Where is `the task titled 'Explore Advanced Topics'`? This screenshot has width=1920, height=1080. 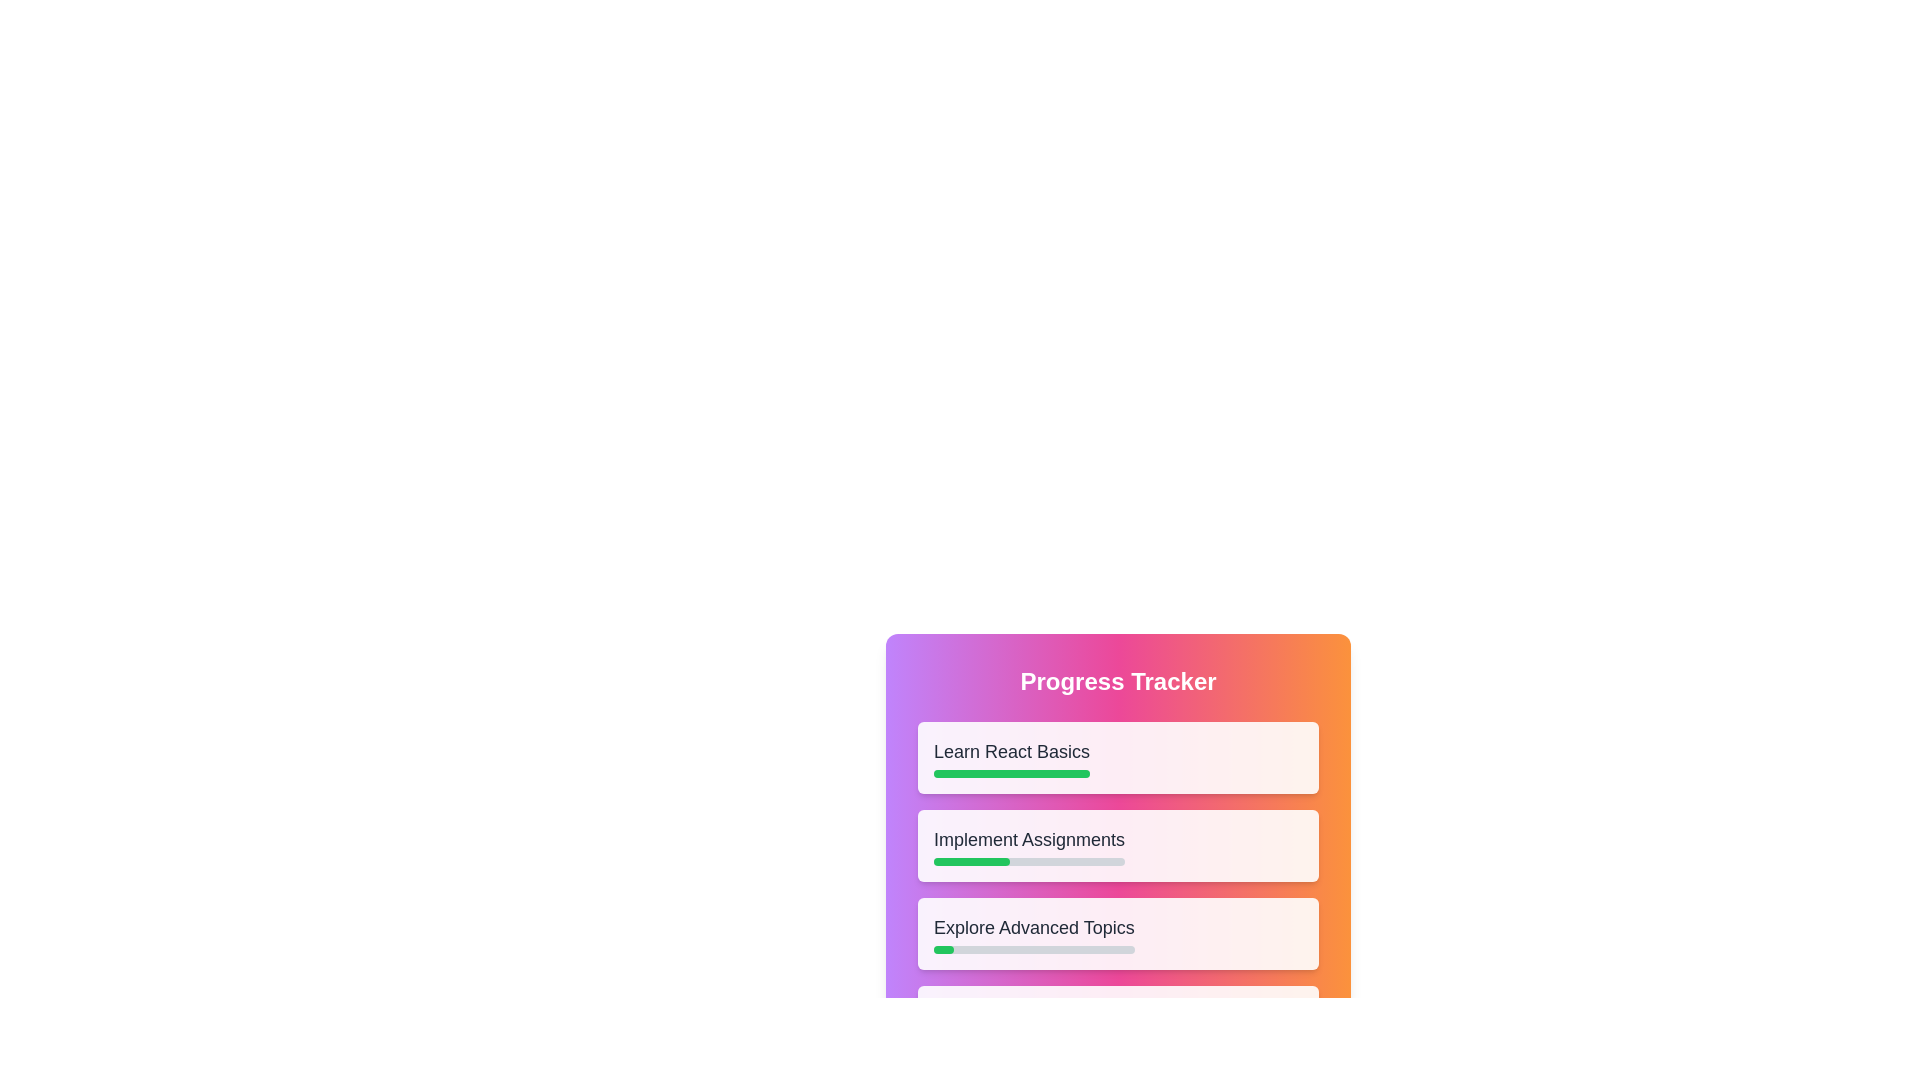 the task titled 'Explore Advanced Topics' is located at coordinates (1033, 933).